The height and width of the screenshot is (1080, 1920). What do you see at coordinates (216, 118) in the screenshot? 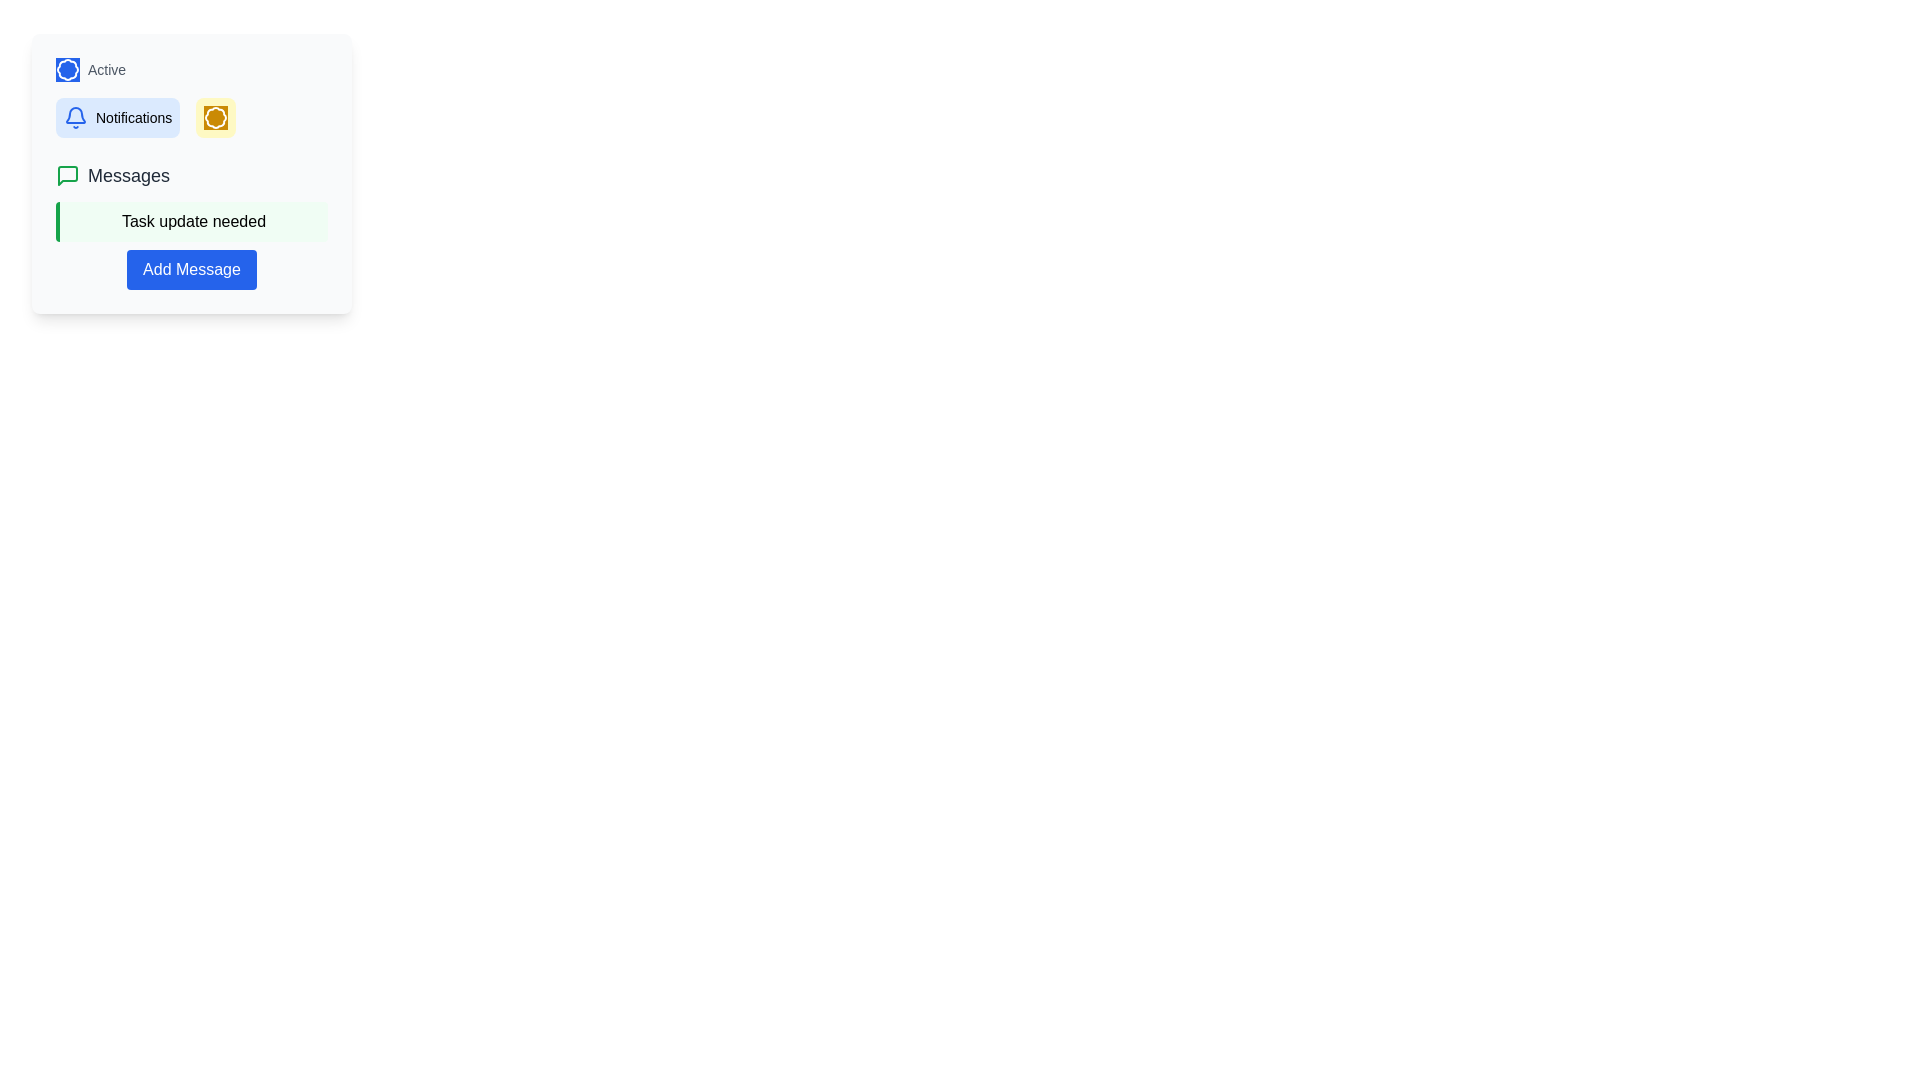
I see `the notification icon badge located to the right of the 'Notifications' text and icon in the upper-left notification section of the interface` at bounding box center [216, 118].